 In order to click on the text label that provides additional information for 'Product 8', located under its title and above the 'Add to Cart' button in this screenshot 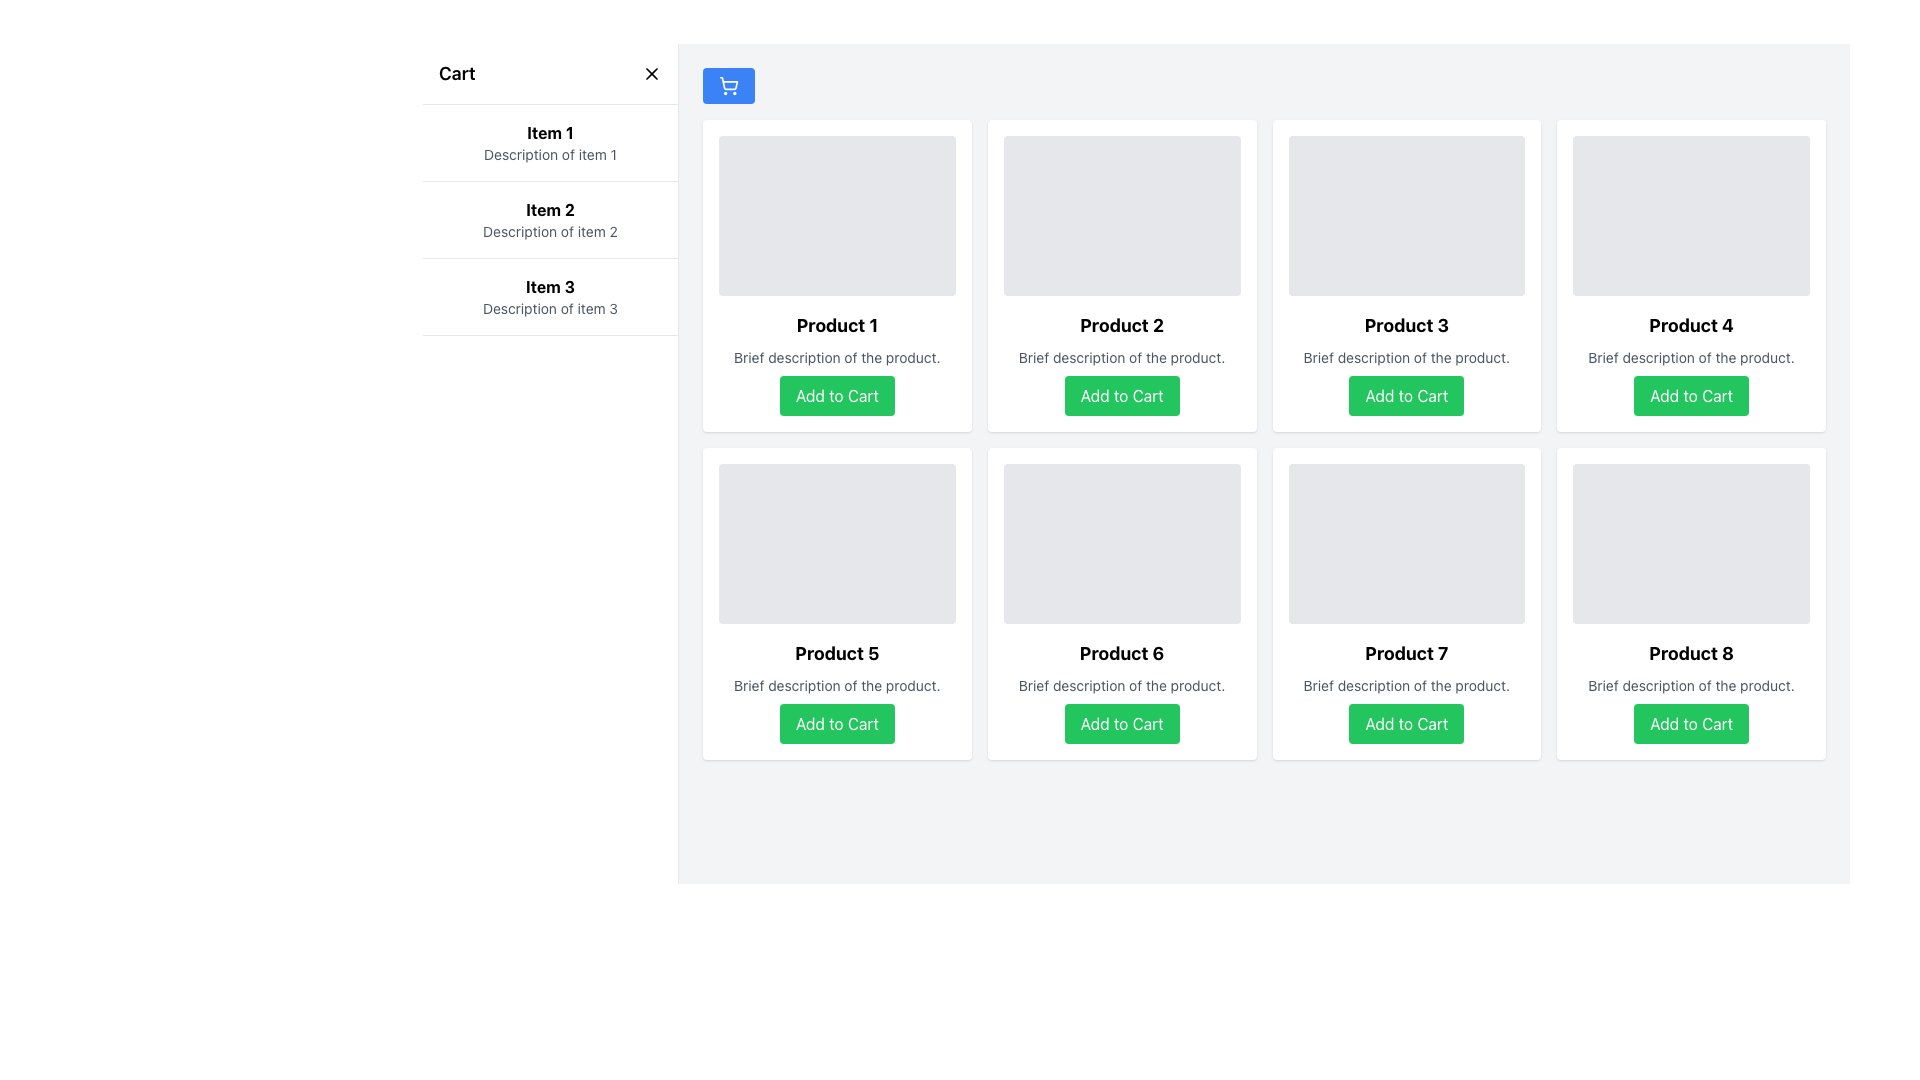, I will do `click(1690, 685)`.